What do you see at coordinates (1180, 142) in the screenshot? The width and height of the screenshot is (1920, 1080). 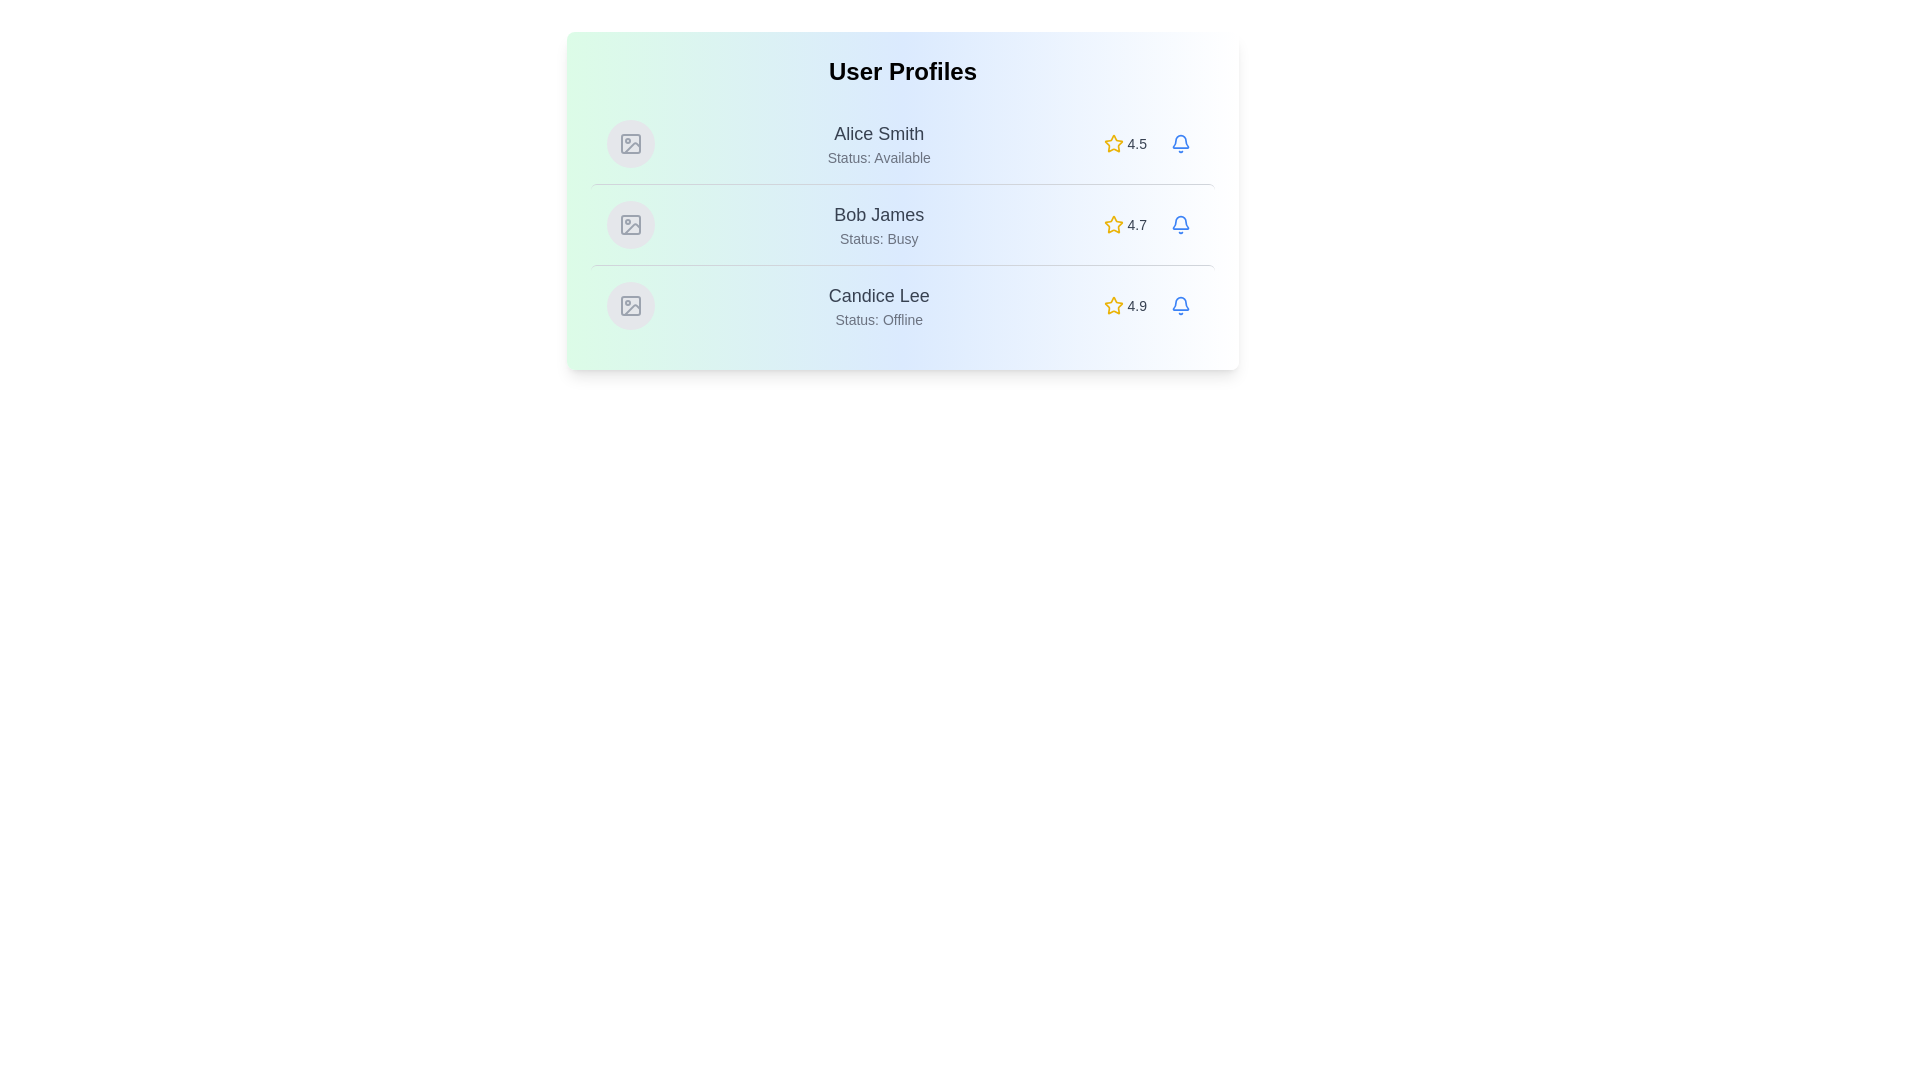 I see `notification bell for the user Alice Smith` at bounding box center [1180, 142].